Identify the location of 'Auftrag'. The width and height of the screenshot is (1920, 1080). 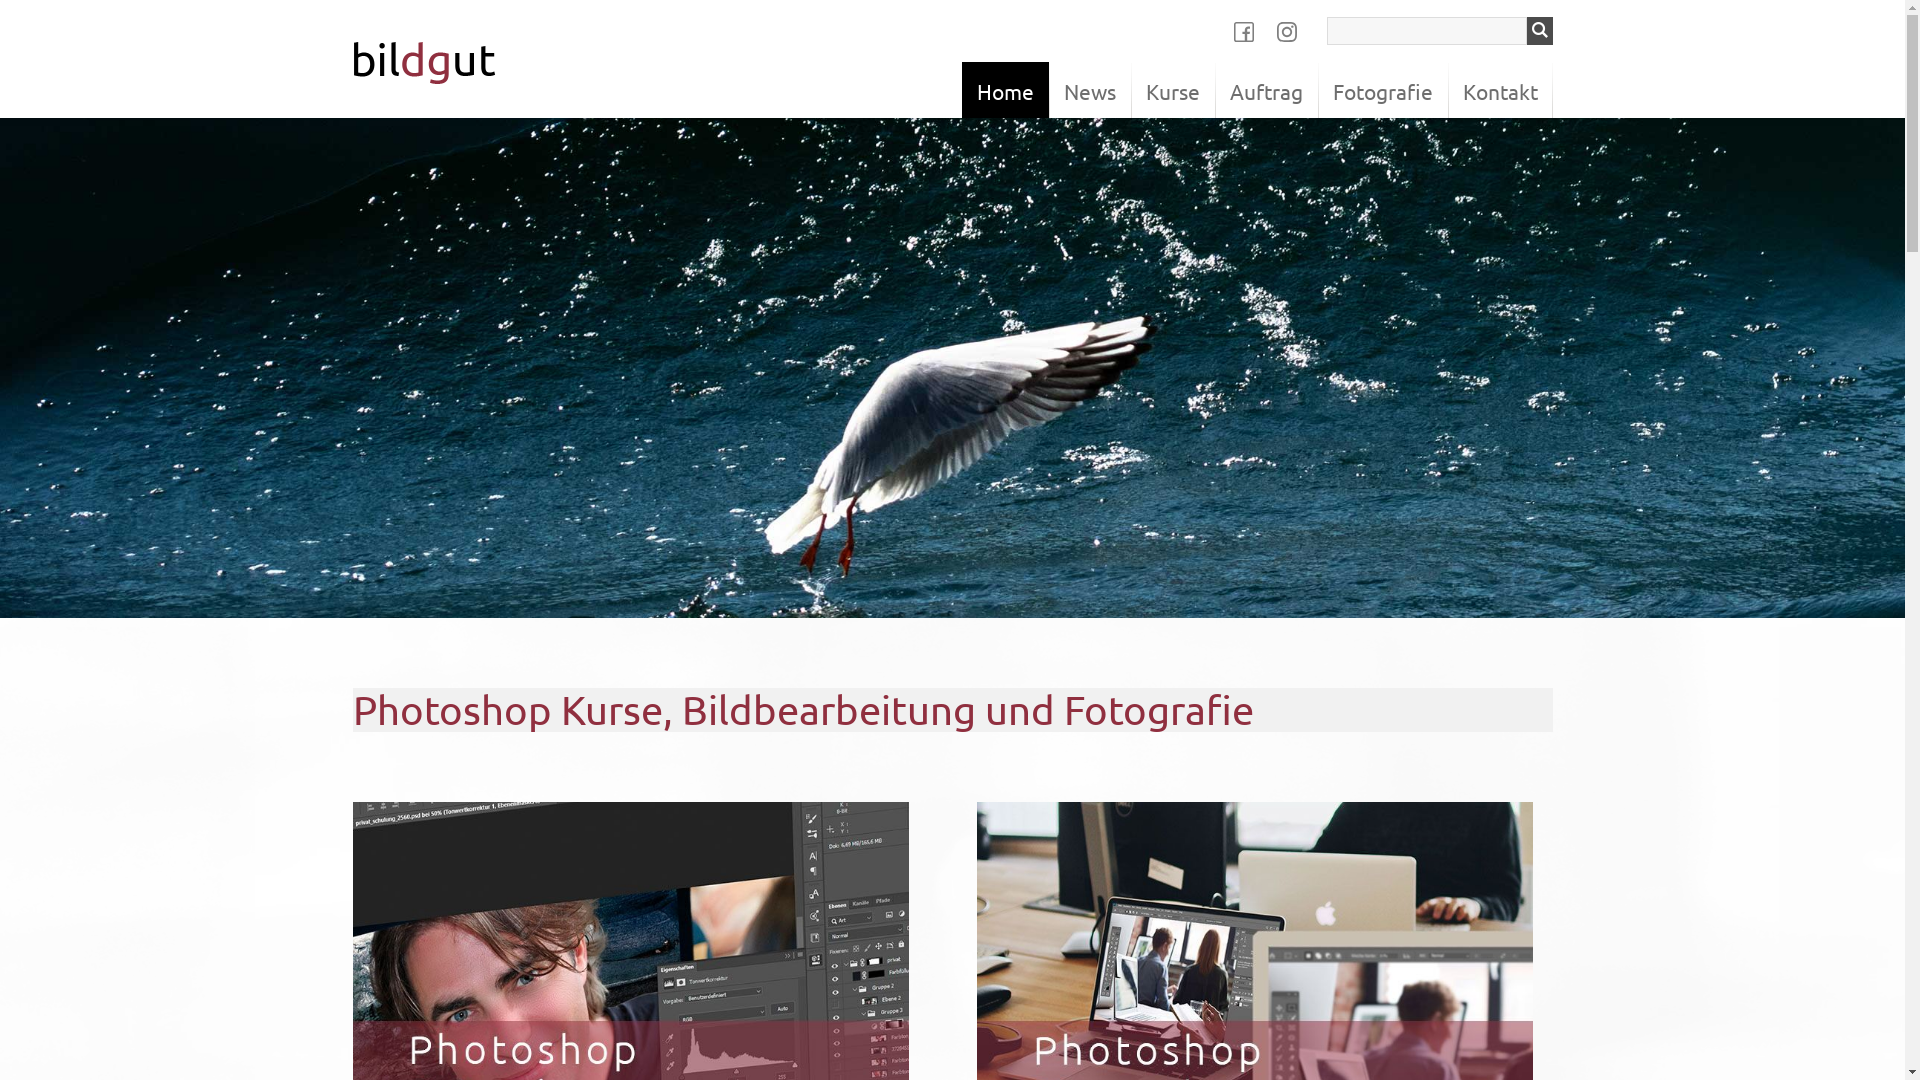
(1213, 88).